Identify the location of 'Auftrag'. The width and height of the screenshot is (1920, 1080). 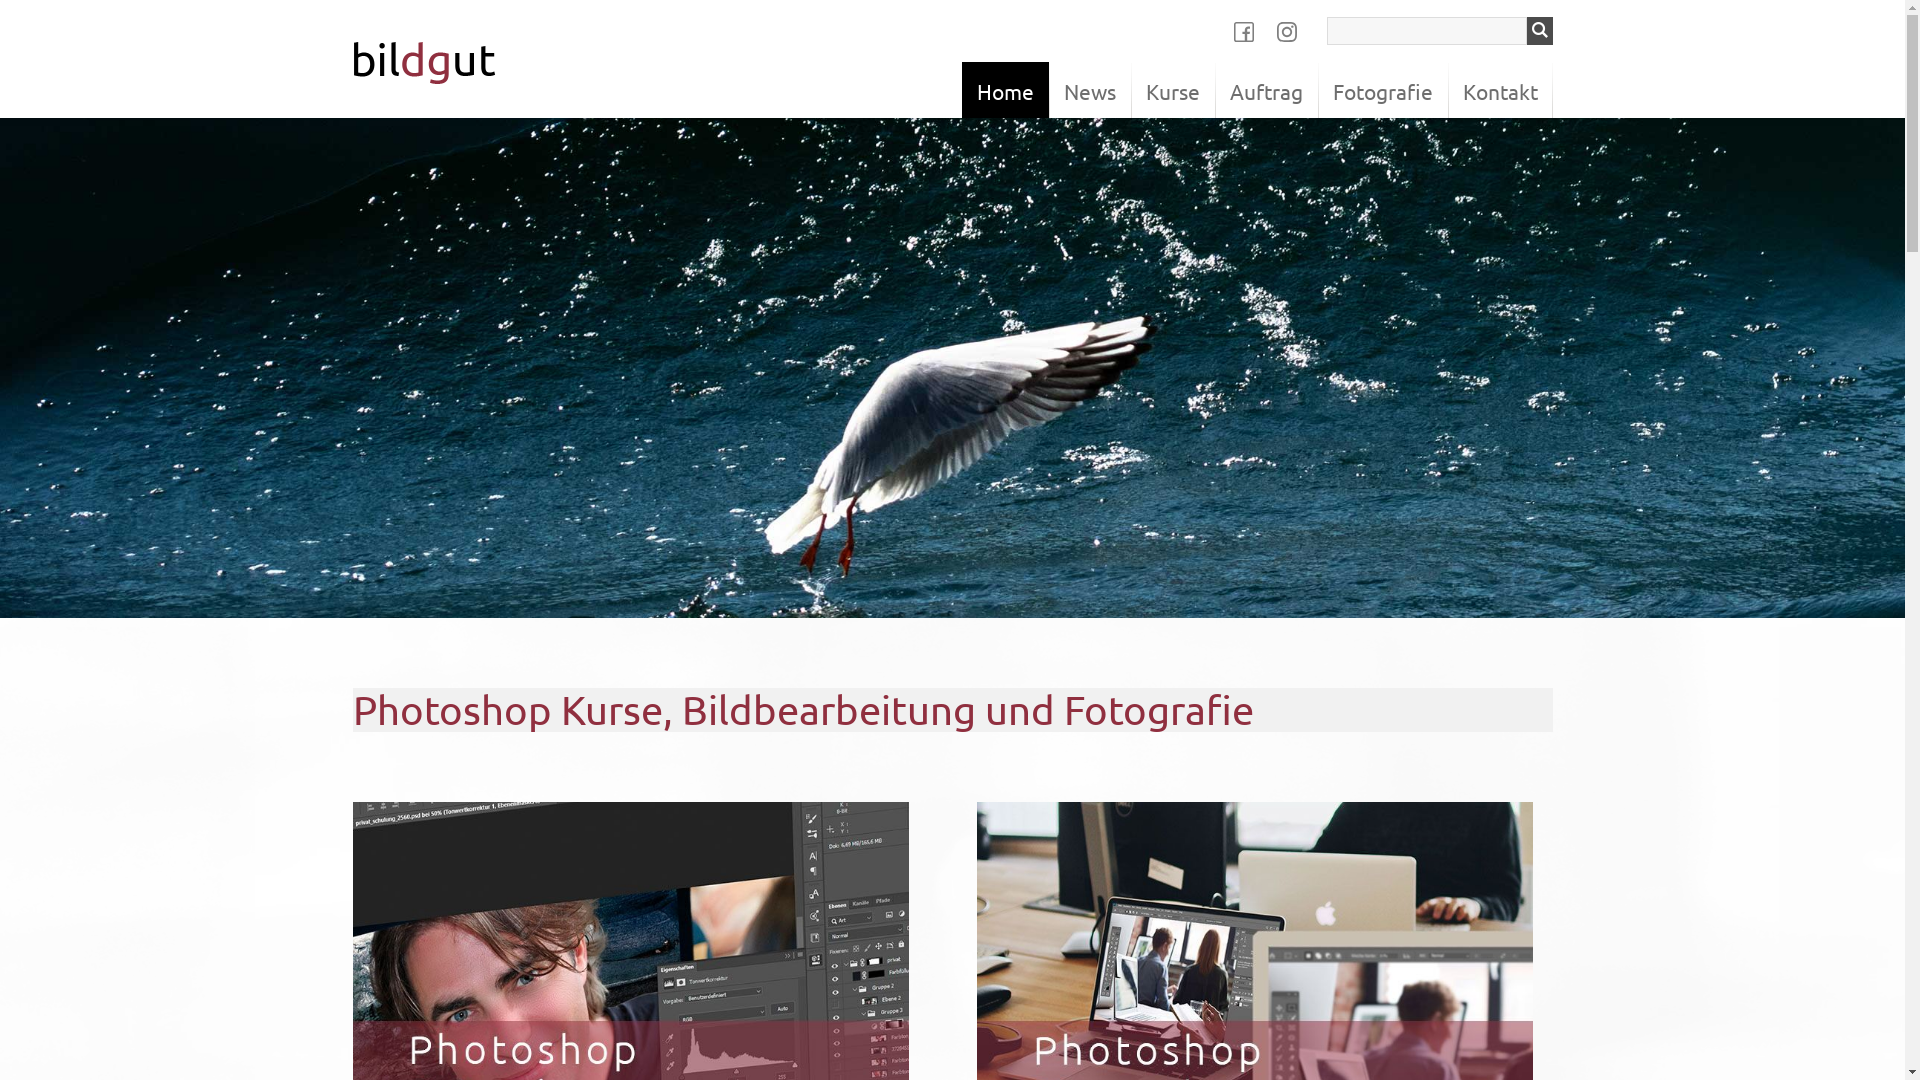
(1213, 88).